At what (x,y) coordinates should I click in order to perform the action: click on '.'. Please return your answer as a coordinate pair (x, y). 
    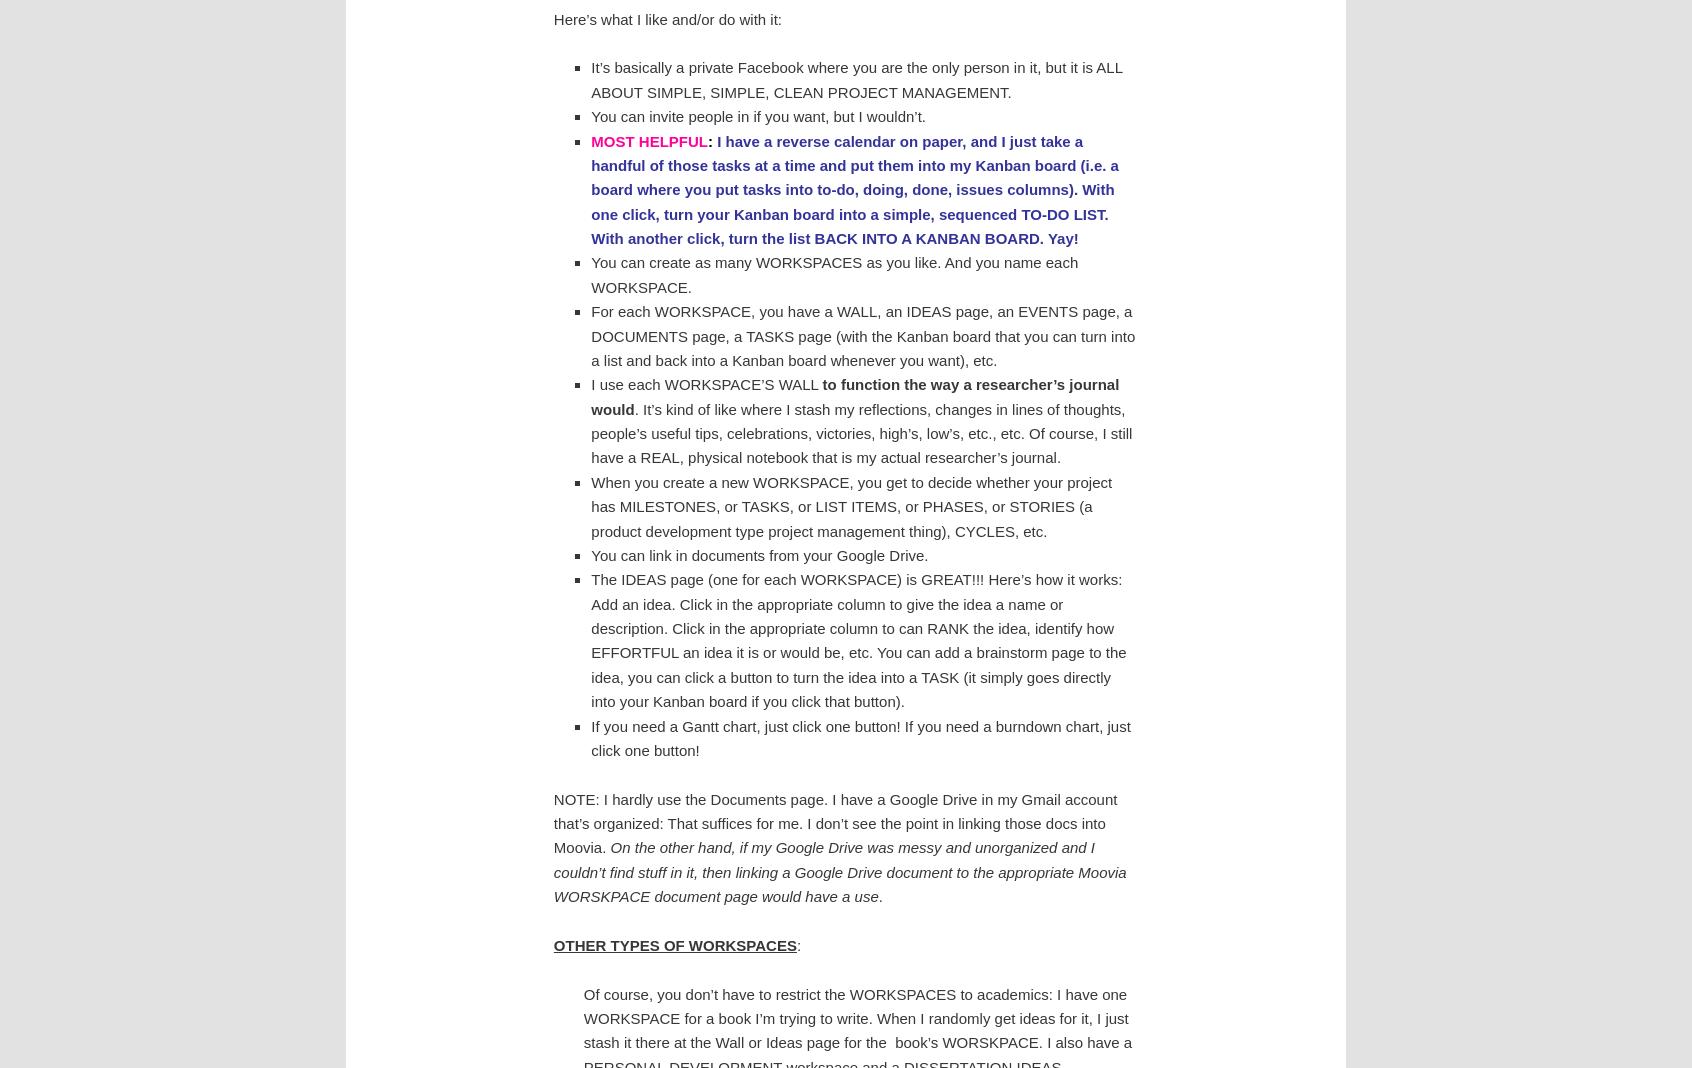
    Looking at the image, I should click on (879, 895).